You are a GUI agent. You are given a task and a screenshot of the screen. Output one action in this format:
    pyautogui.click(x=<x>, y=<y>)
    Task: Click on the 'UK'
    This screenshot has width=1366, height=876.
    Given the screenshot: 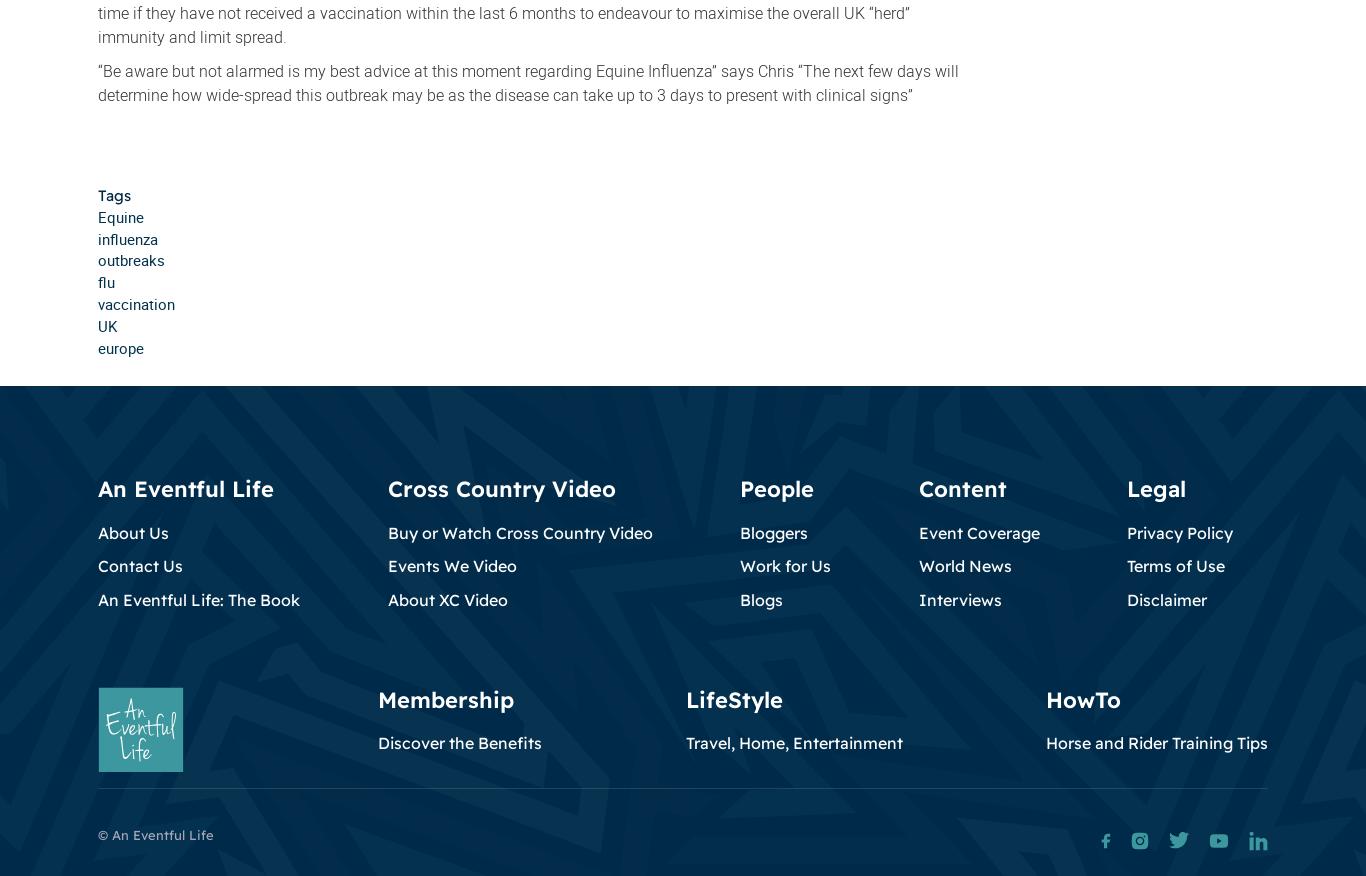 What is the action you would take?
    pyautogui.click(x=107, y=325)
    